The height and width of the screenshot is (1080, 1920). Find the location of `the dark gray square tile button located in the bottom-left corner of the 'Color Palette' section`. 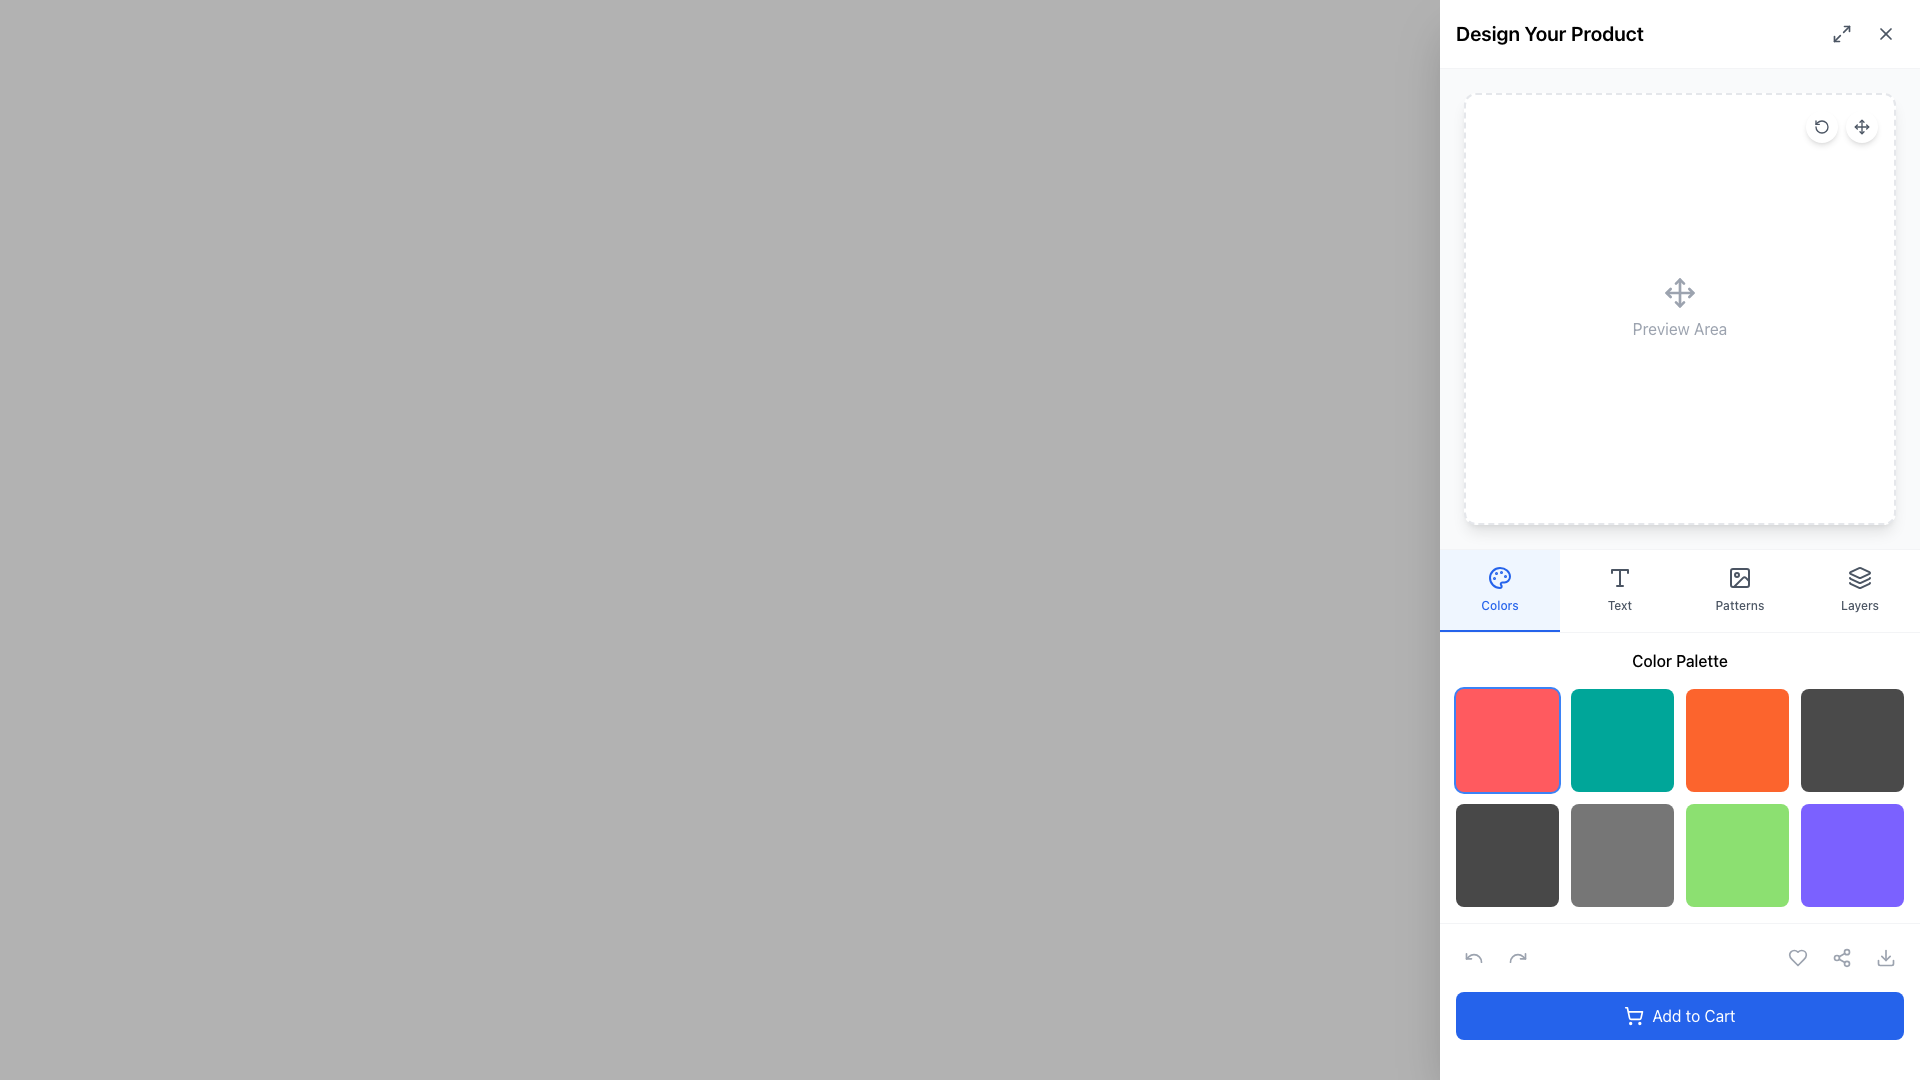

the dark gray square tile button located in the bottom-left corner of the 'Color Palette' section is located at coordinates (1507, 855).